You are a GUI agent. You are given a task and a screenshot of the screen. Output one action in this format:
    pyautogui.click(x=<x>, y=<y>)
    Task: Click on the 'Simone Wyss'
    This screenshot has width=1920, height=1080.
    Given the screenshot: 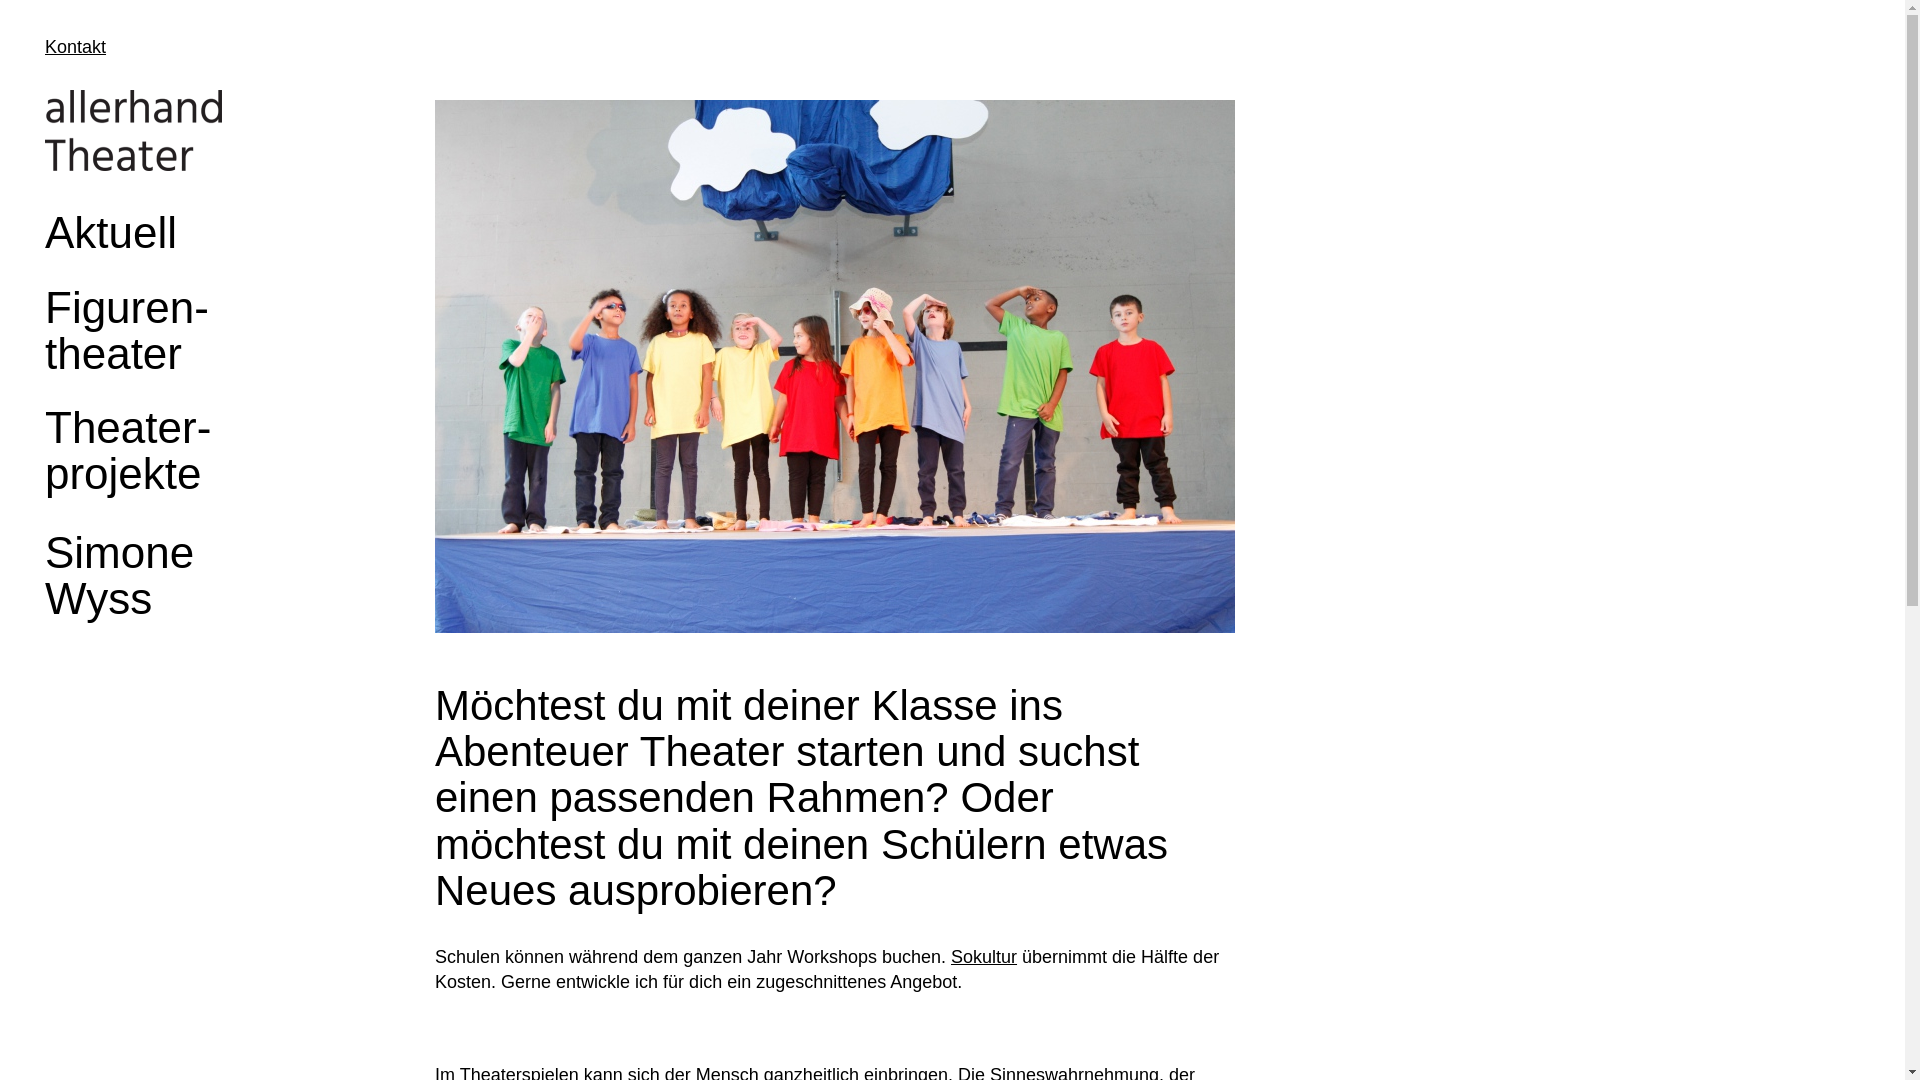 What is the action you would take?
    pyautogui.click(x=118, y=575)
    